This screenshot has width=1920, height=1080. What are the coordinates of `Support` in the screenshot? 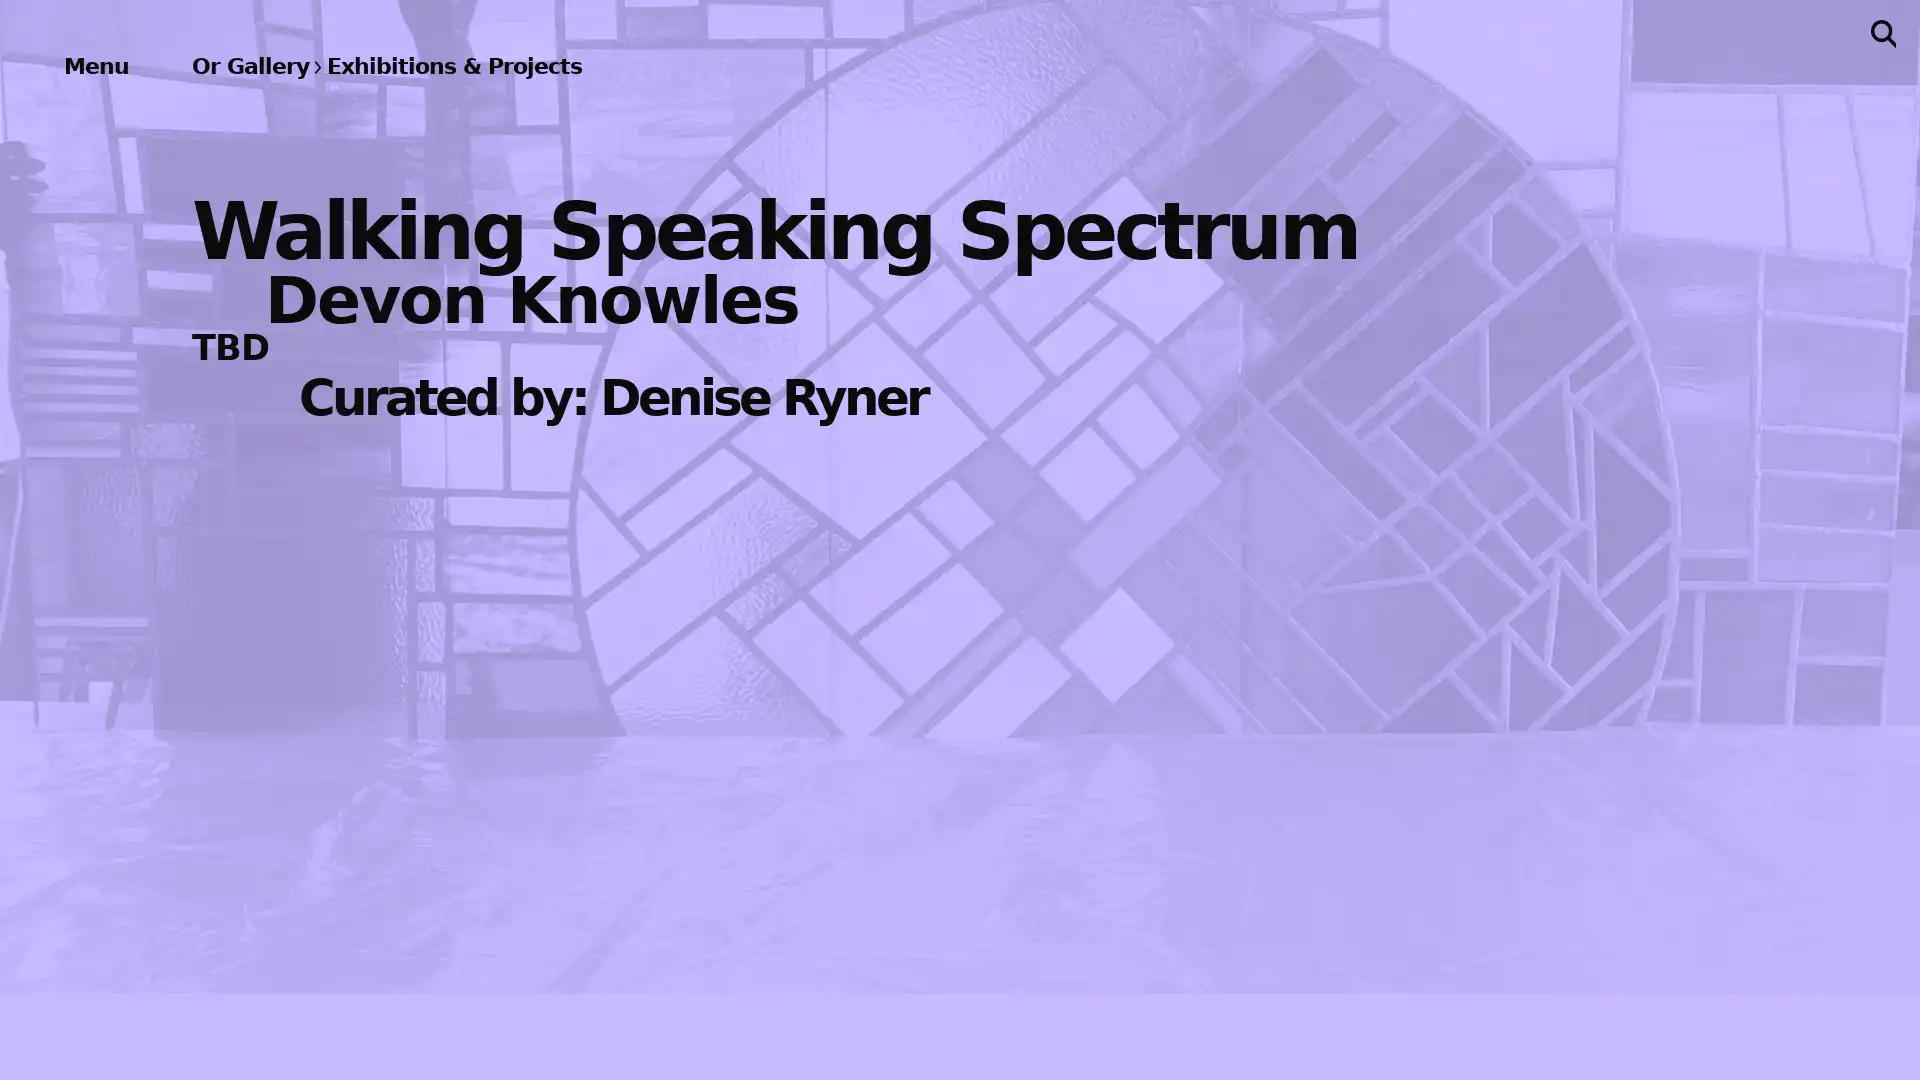 It's located at (434, 886).